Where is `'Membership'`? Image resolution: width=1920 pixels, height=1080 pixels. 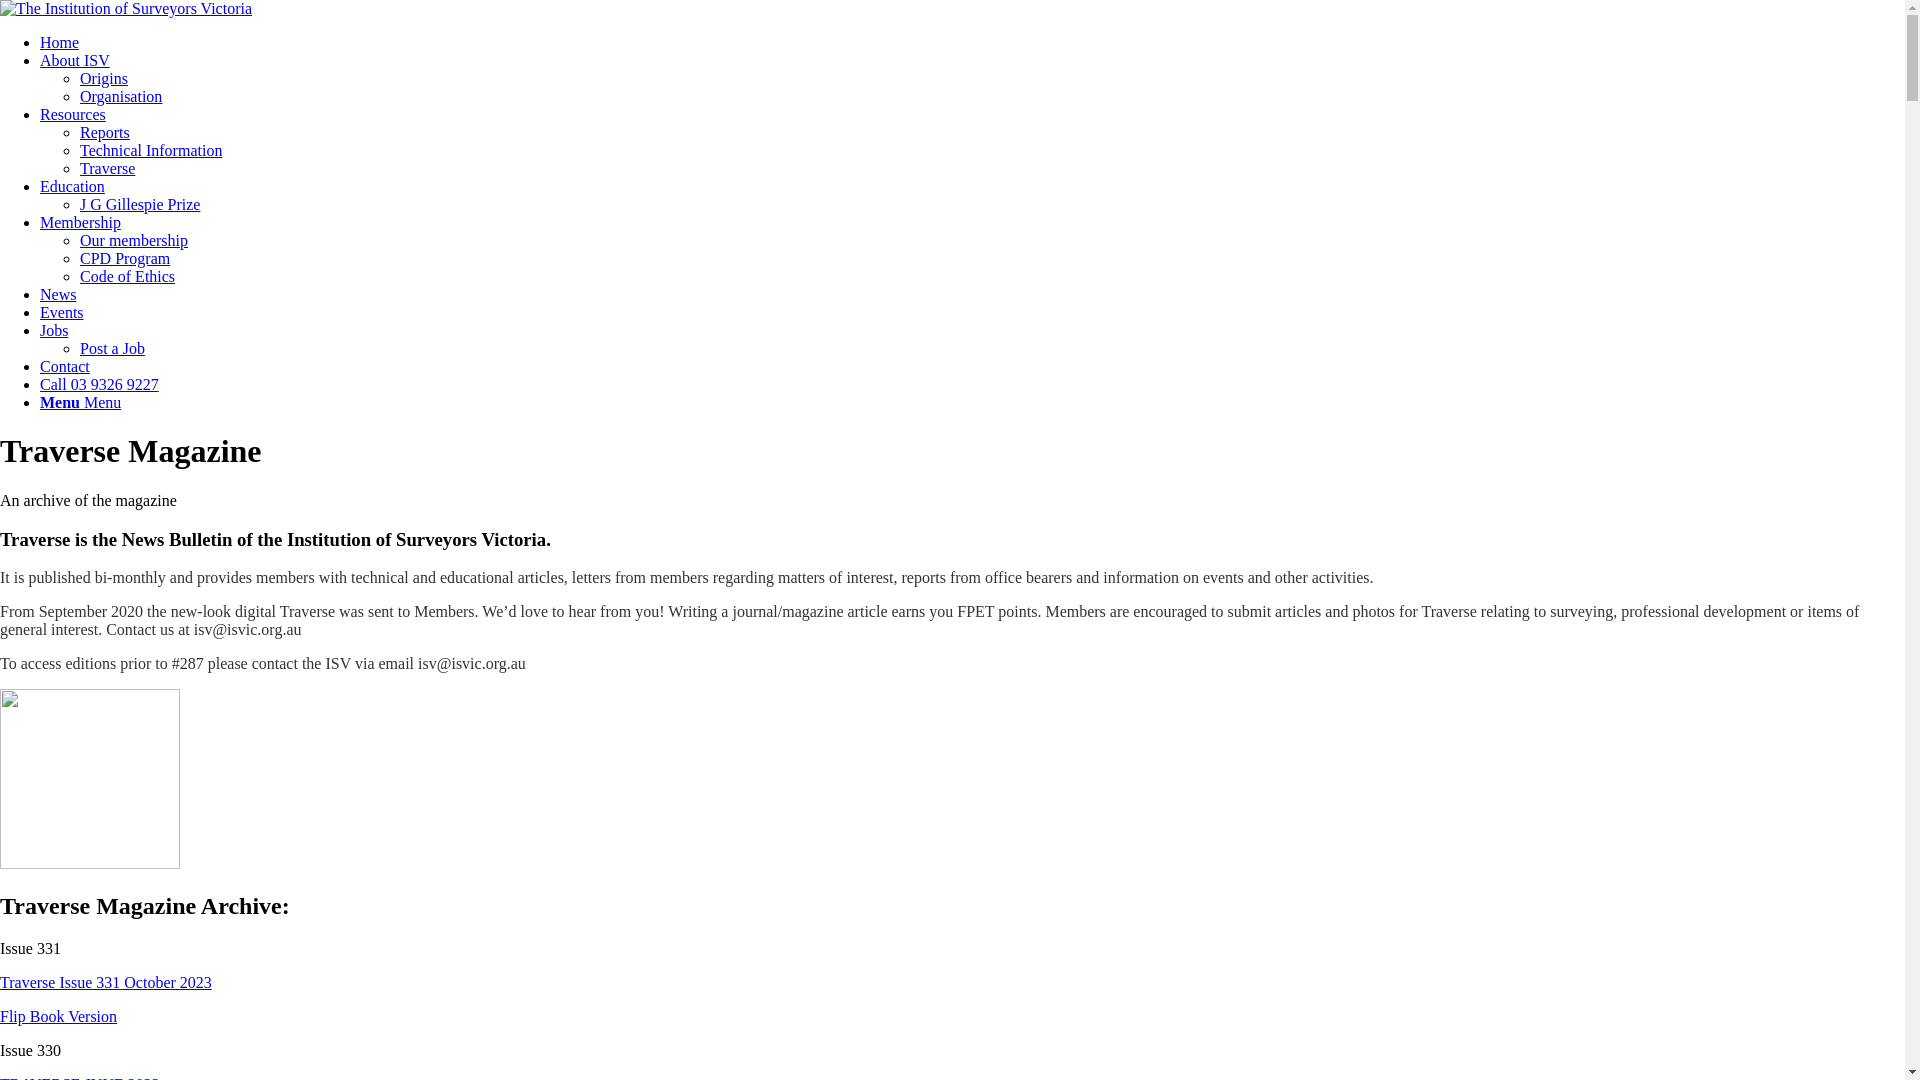 'Membership' is located at coordinates (80, 222).